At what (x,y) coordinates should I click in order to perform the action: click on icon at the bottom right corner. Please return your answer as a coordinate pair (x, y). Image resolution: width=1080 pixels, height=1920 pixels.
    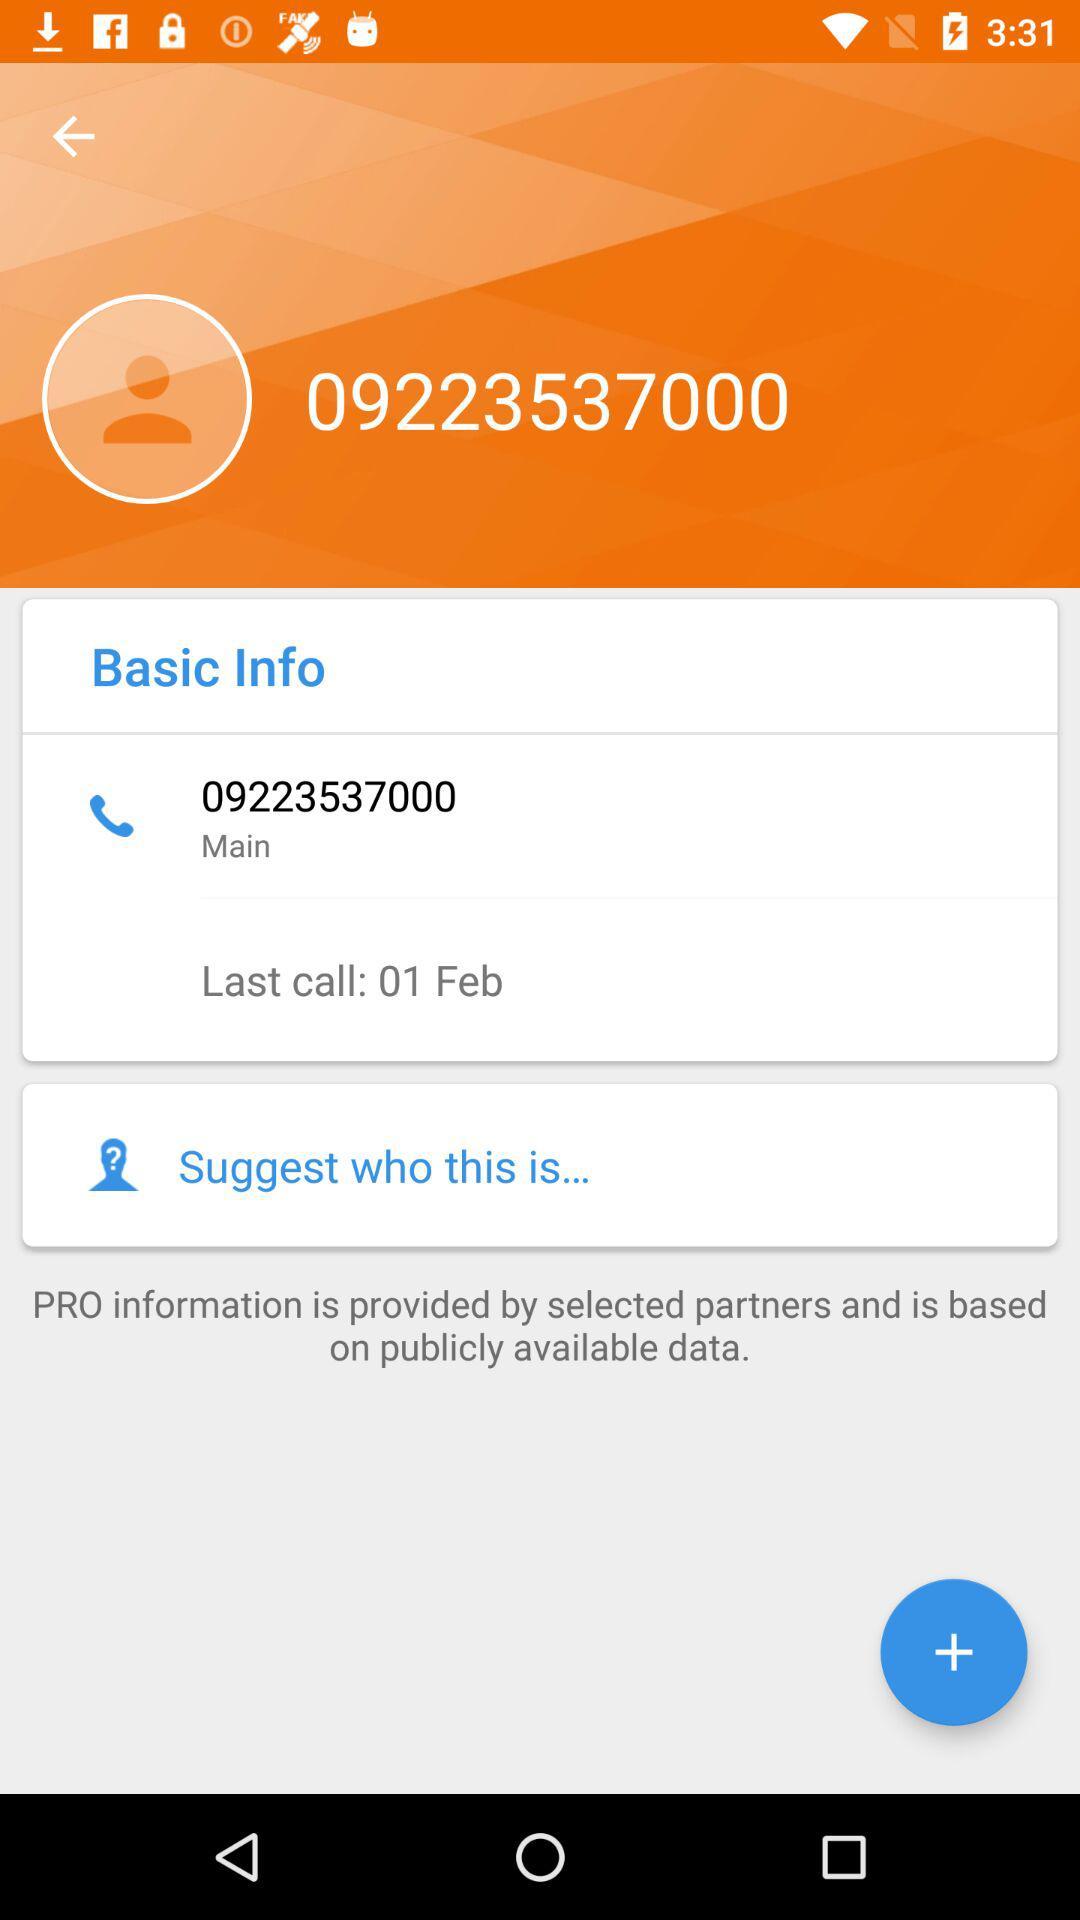
    Looking at the image, I should click on (952, 1652).